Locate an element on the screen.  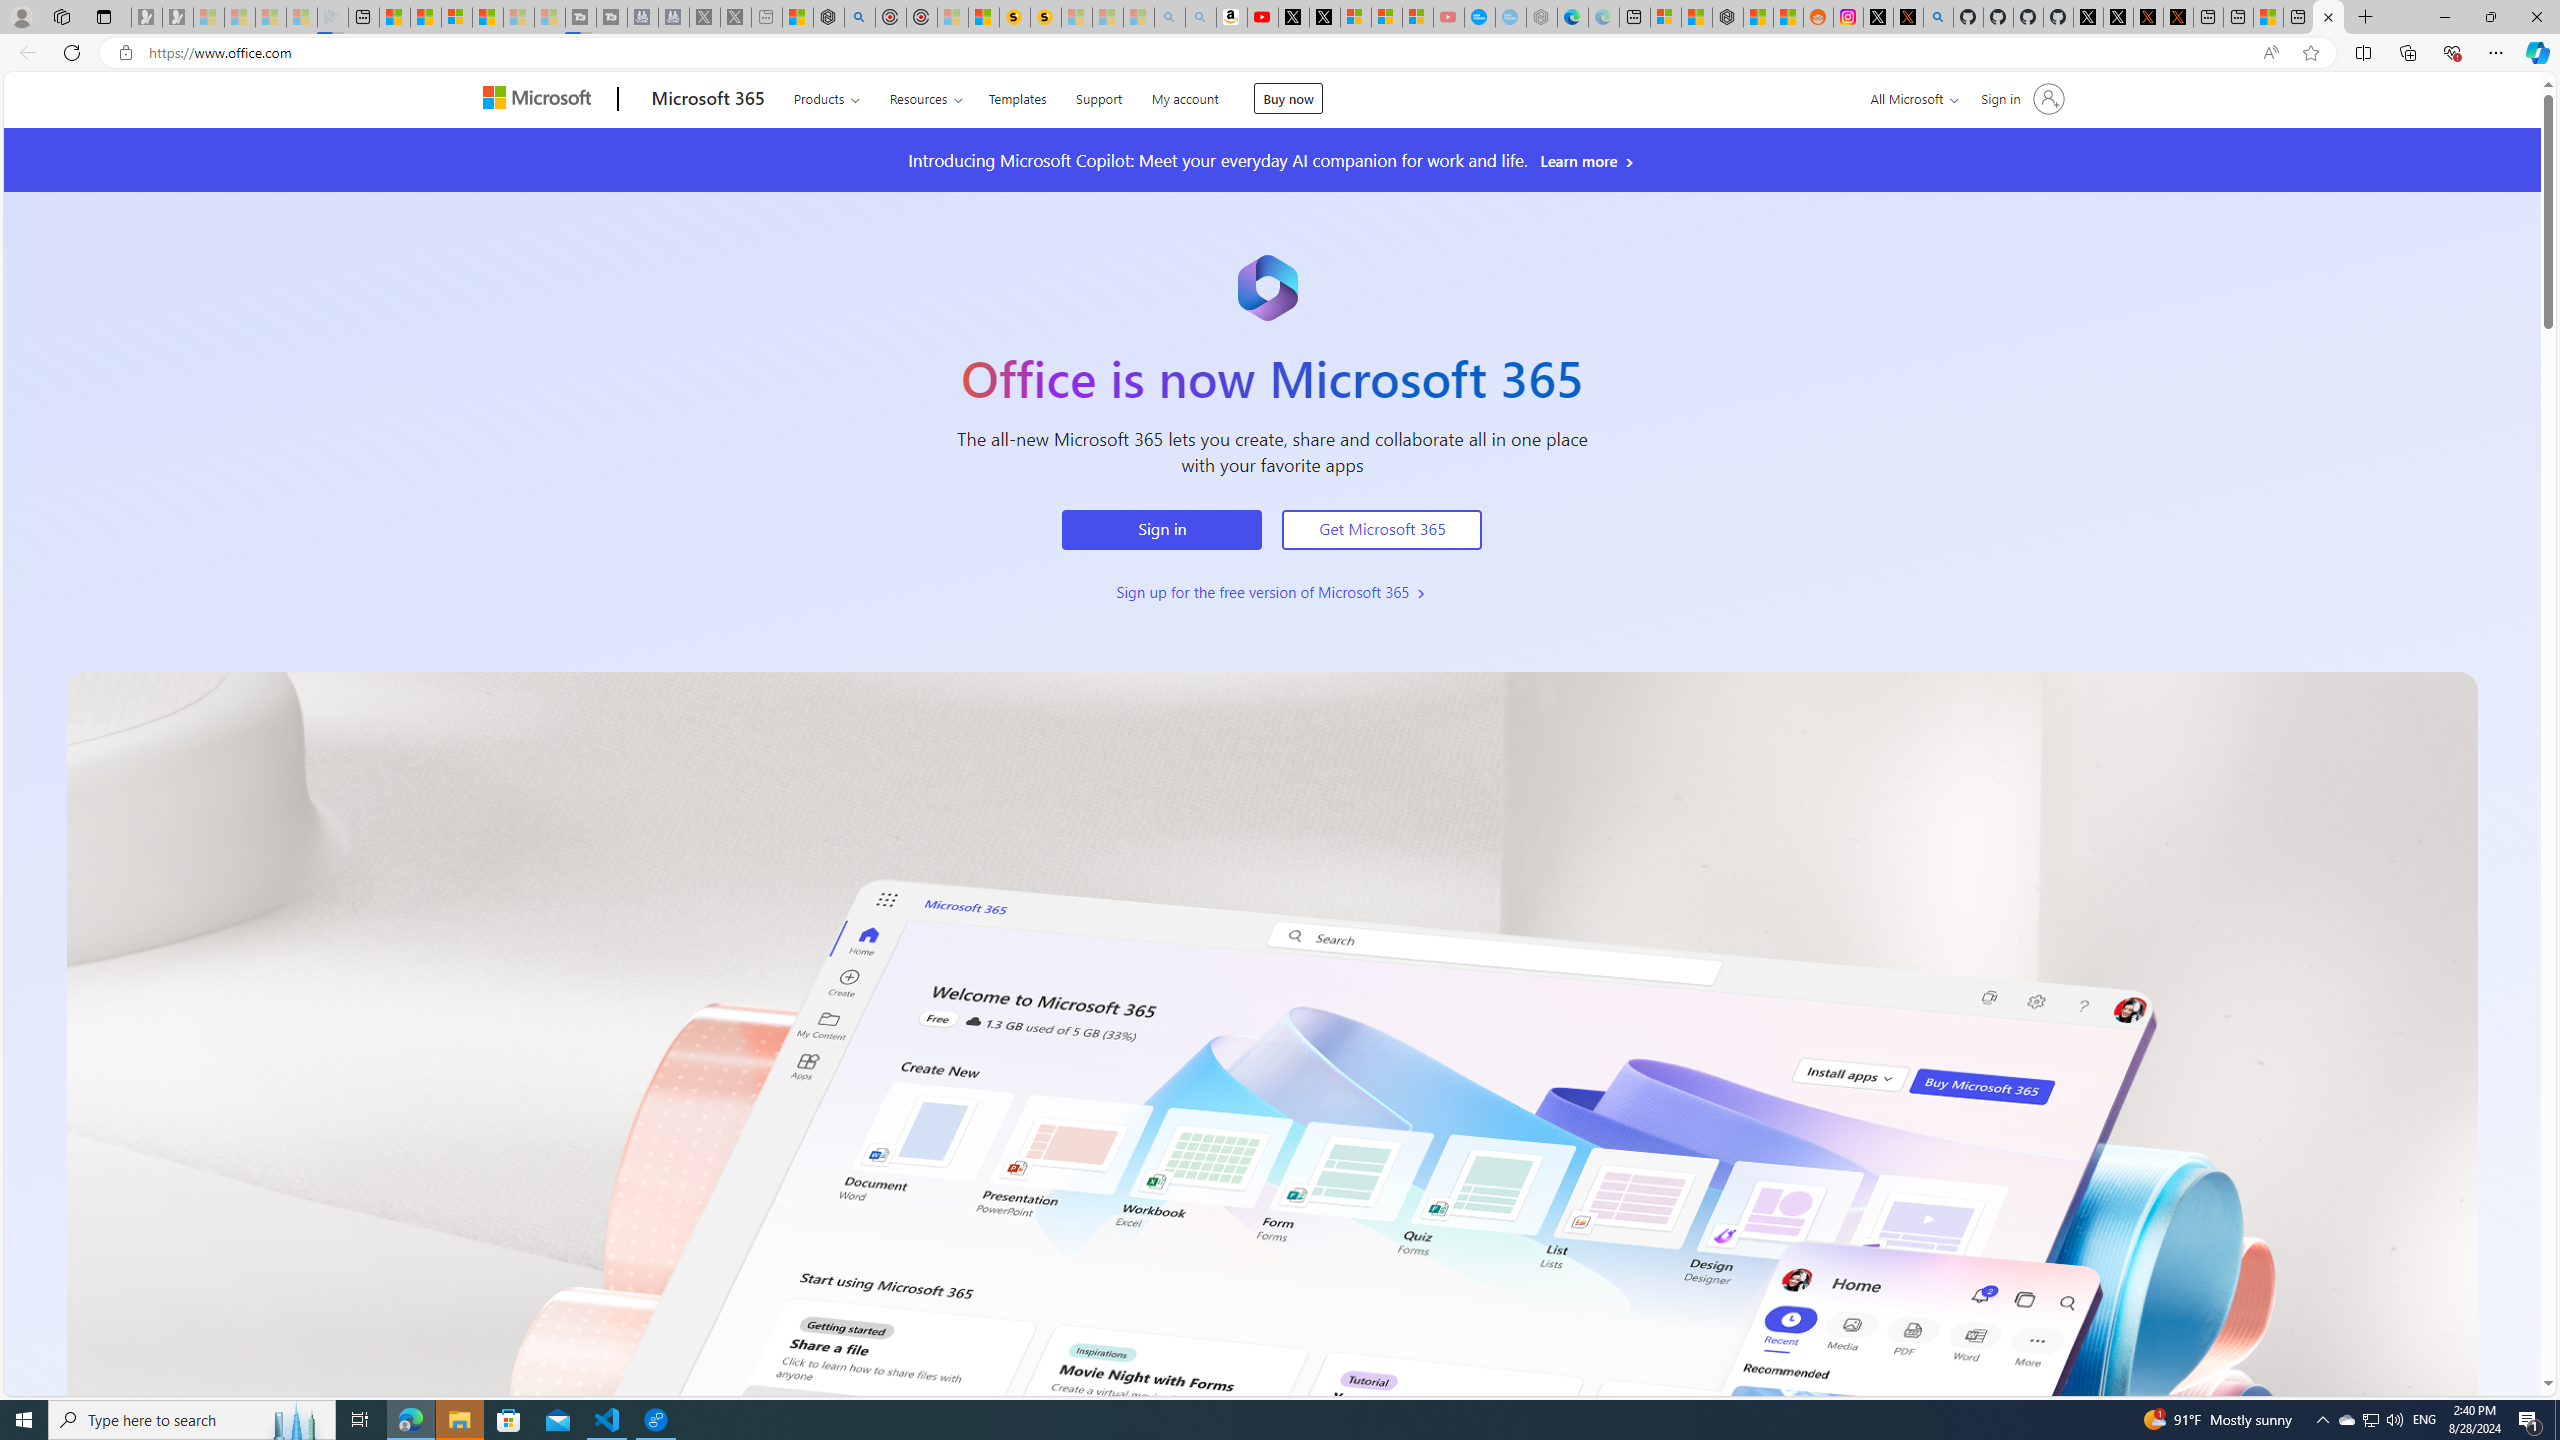
'poe - Search' is located at coordinates (860, 16).